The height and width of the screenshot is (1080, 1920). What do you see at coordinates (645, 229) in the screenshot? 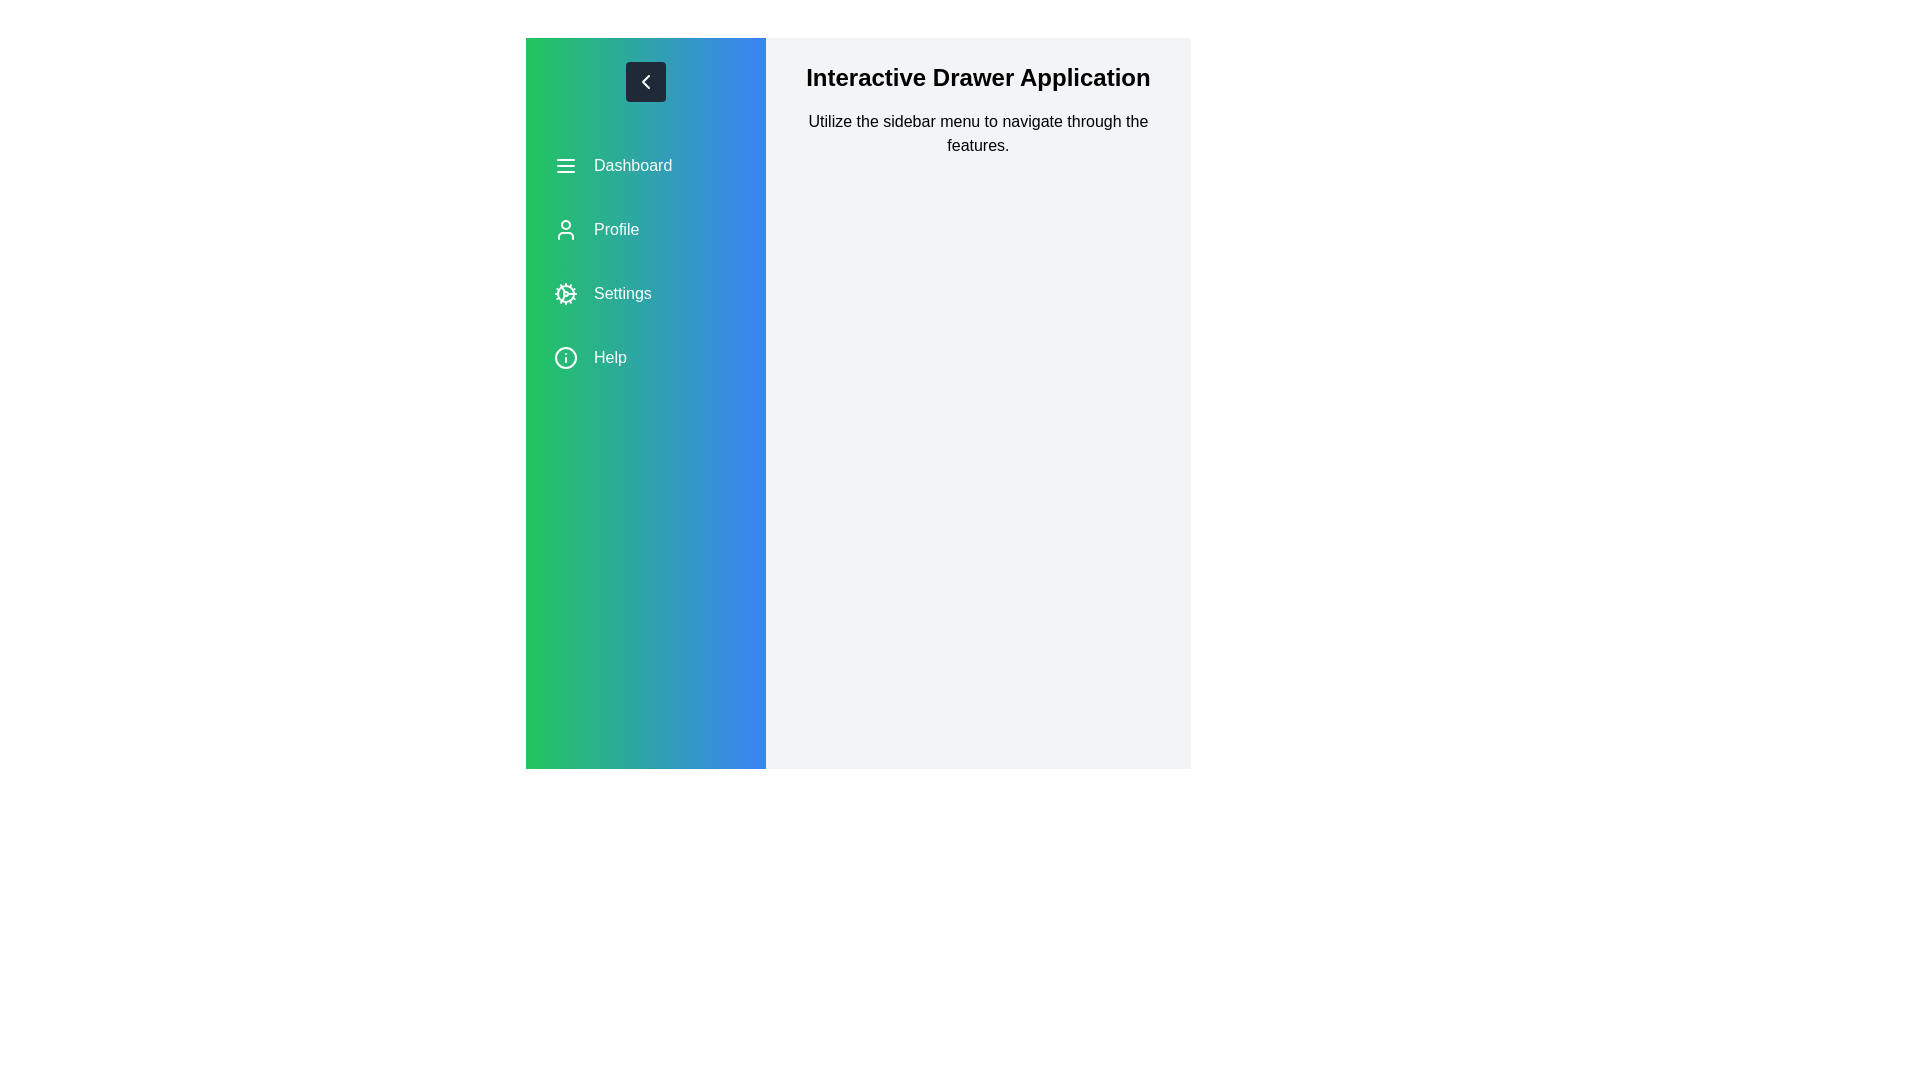
I see `the menu option Profile to navigate` at bounding box center [645, 229].